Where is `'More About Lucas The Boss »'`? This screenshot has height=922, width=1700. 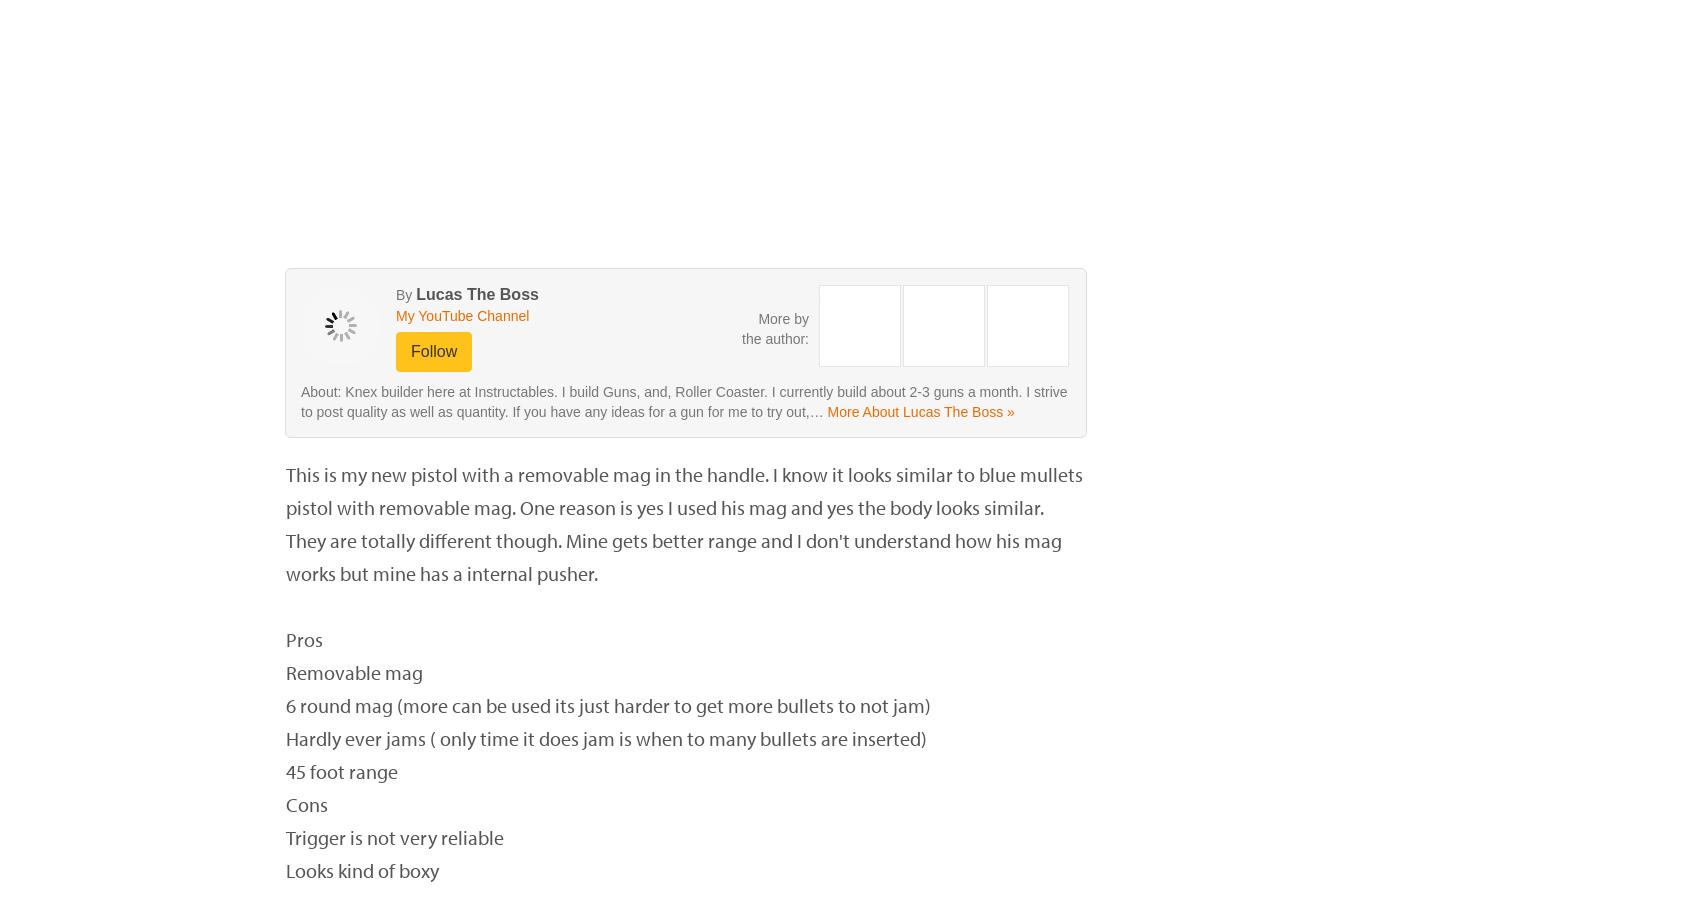 'More About Lucas The Boss »' is located at coordinates (920, 411).